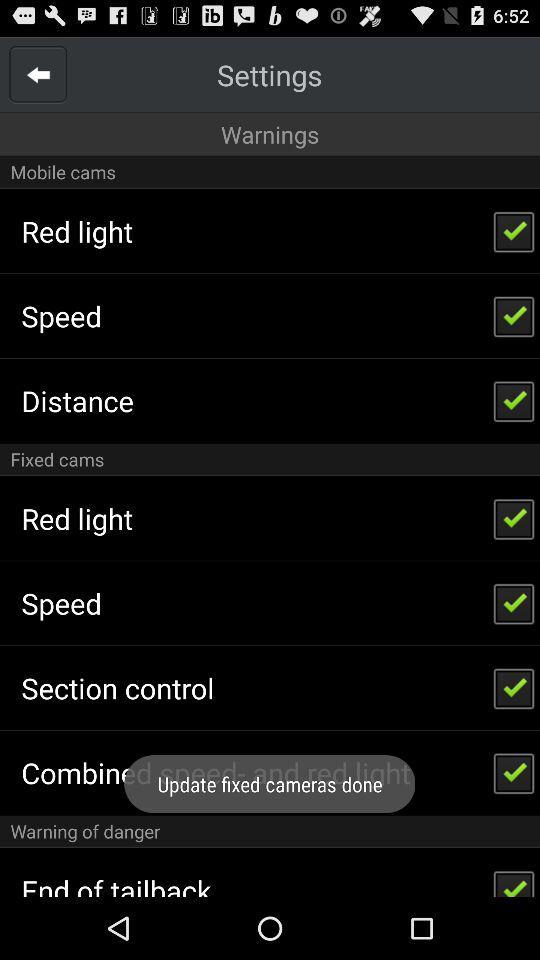 This screenshot has height=960, width=540. Describe the element at coordinates (38, 74) in the screenshot. I see `return to the previous screen` at that location.